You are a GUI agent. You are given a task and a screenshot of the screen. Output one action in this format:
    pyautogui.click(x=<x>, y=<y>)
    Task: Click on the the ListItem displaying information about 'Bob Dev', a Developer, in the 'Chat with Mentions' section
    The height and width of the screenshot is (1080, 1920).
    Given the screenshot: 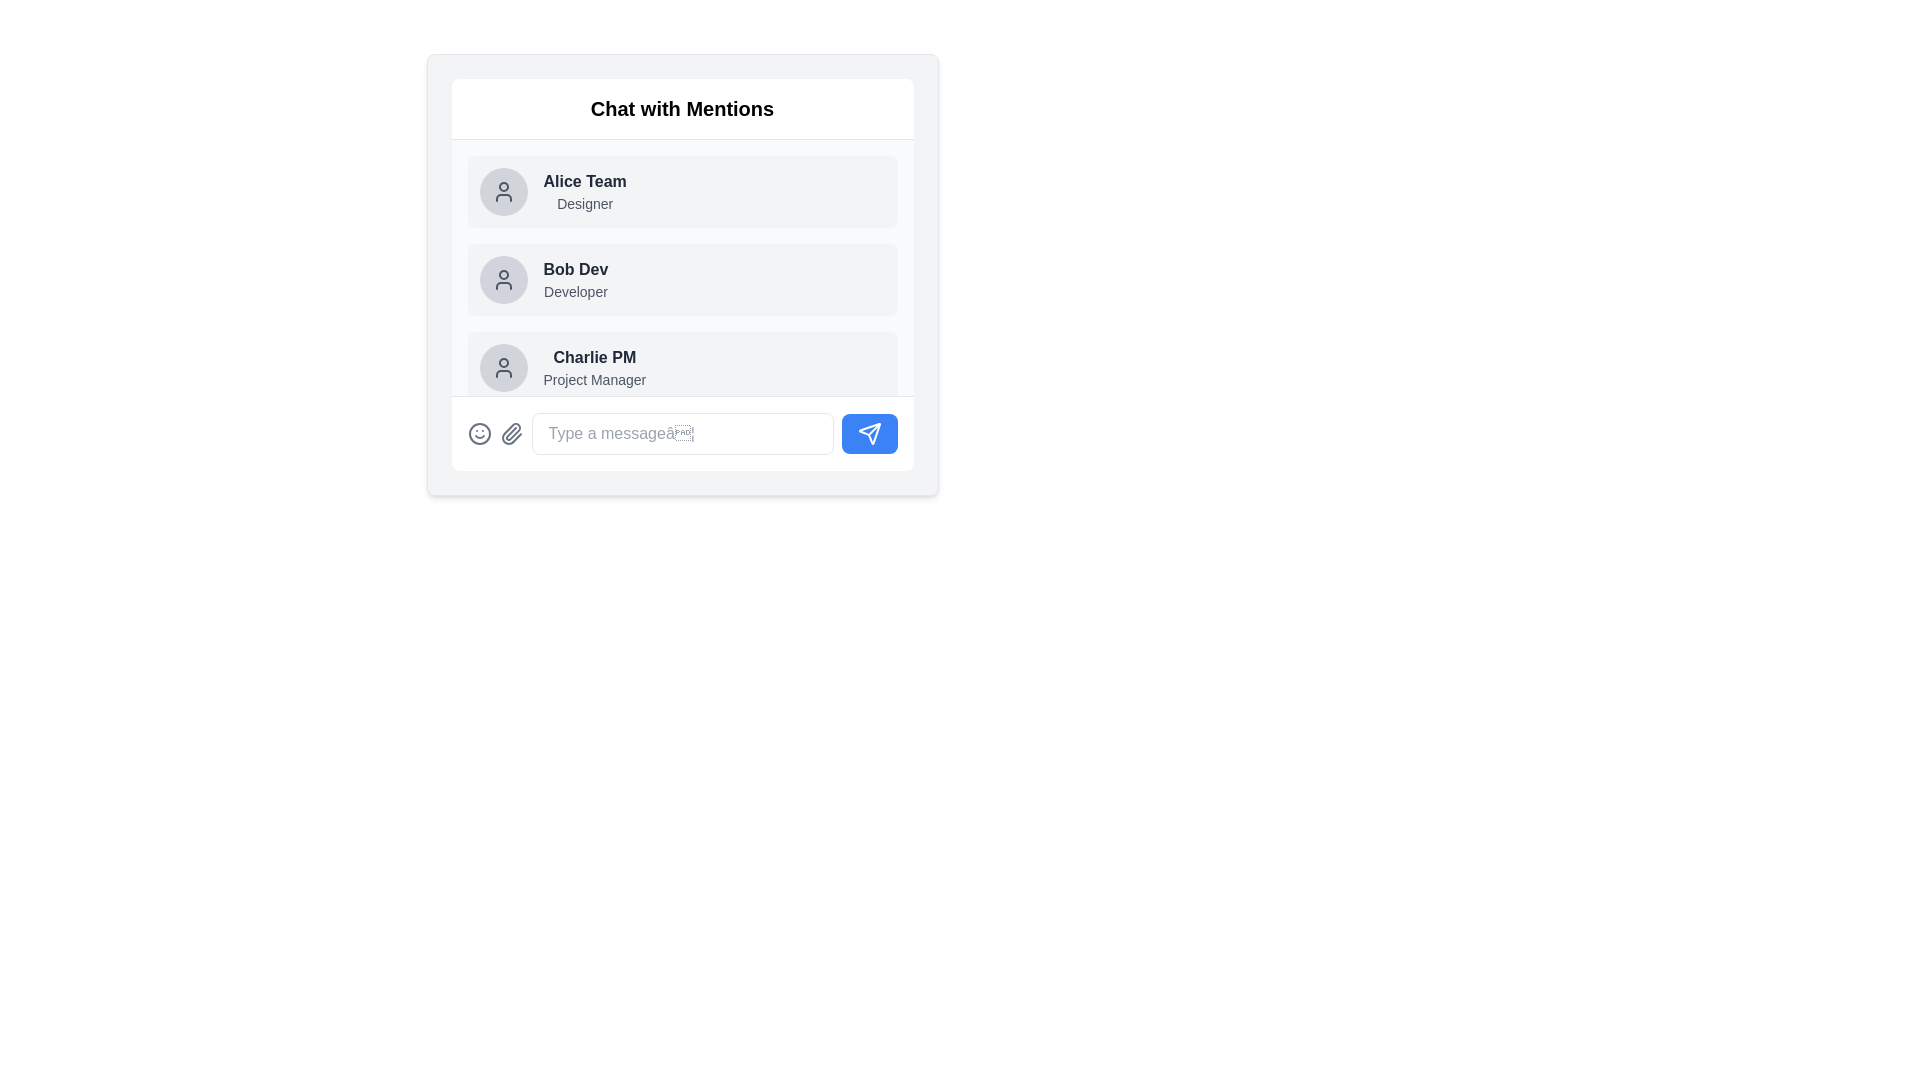 What is the action you would take?
    pyautogui.click(x=682, y=274)
    